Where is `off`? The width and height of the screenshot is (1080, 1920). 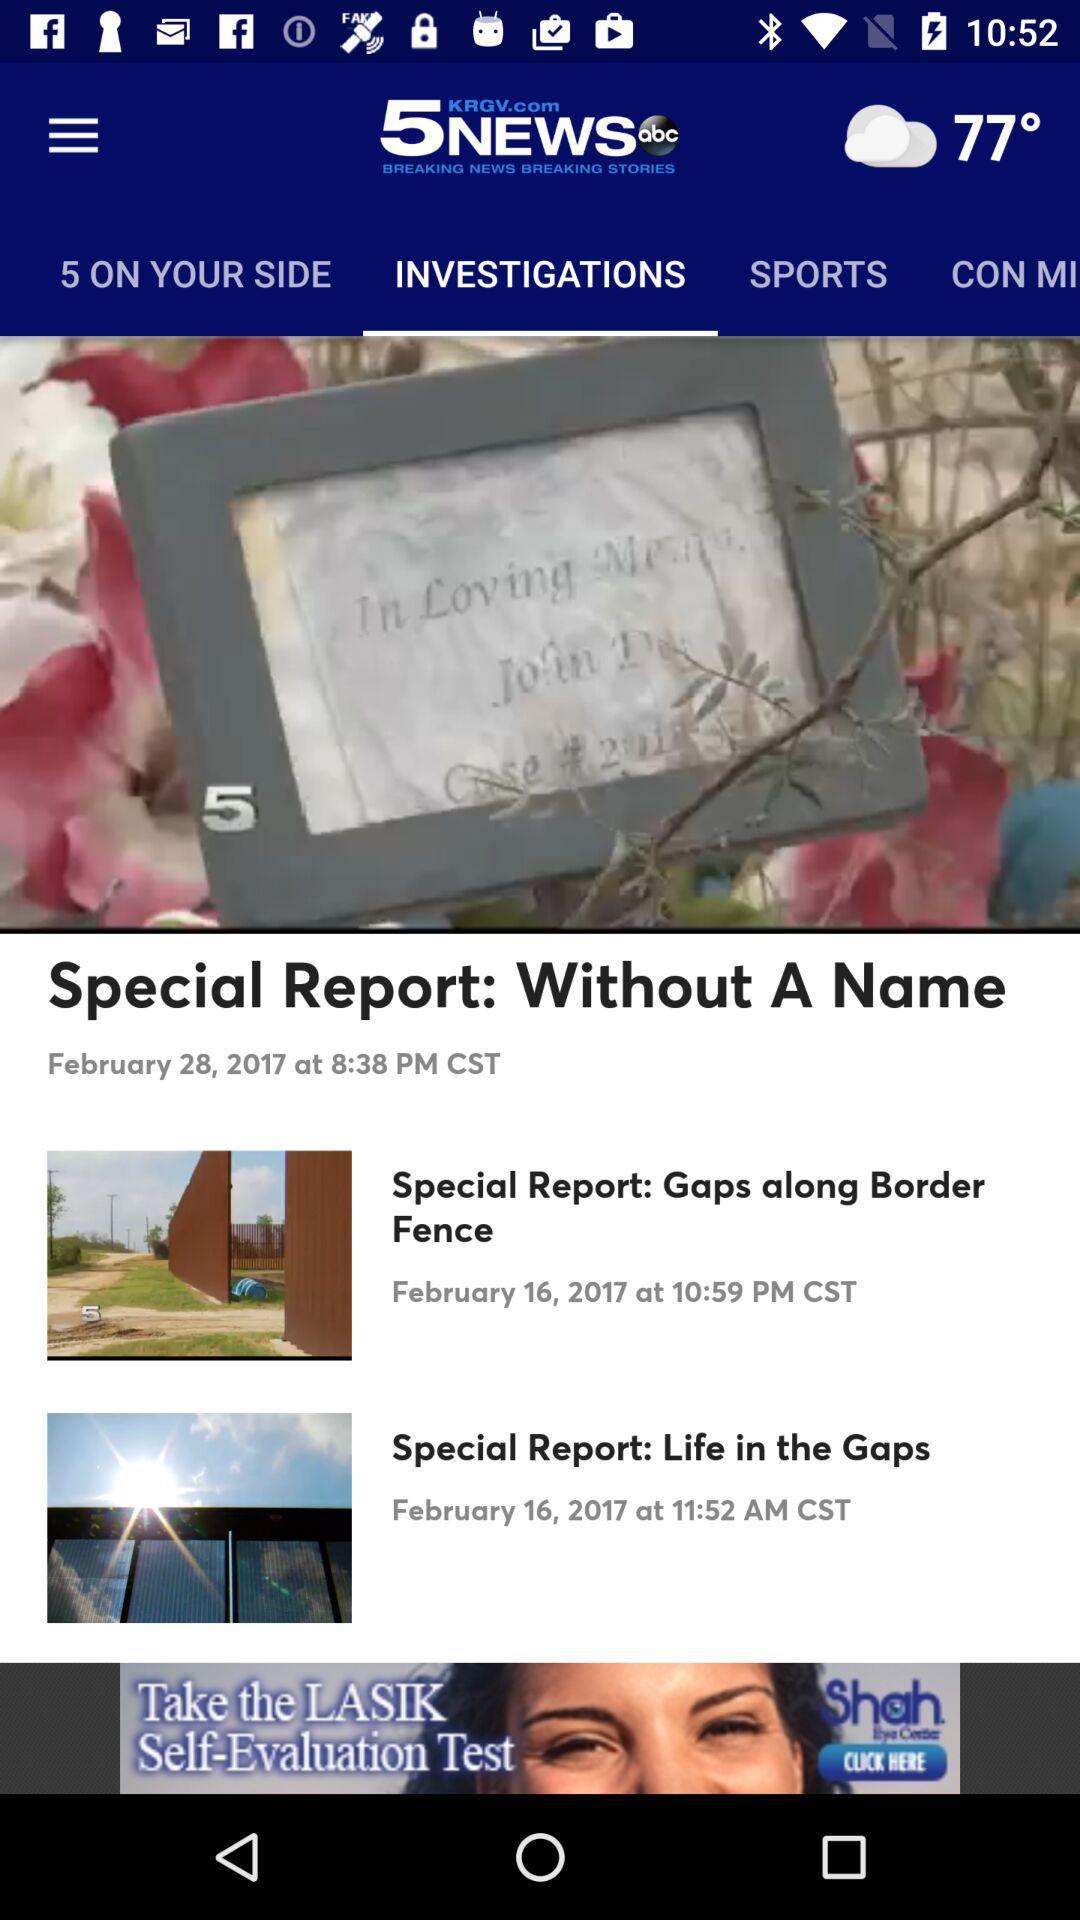
off is located at coordinates (889, 135).